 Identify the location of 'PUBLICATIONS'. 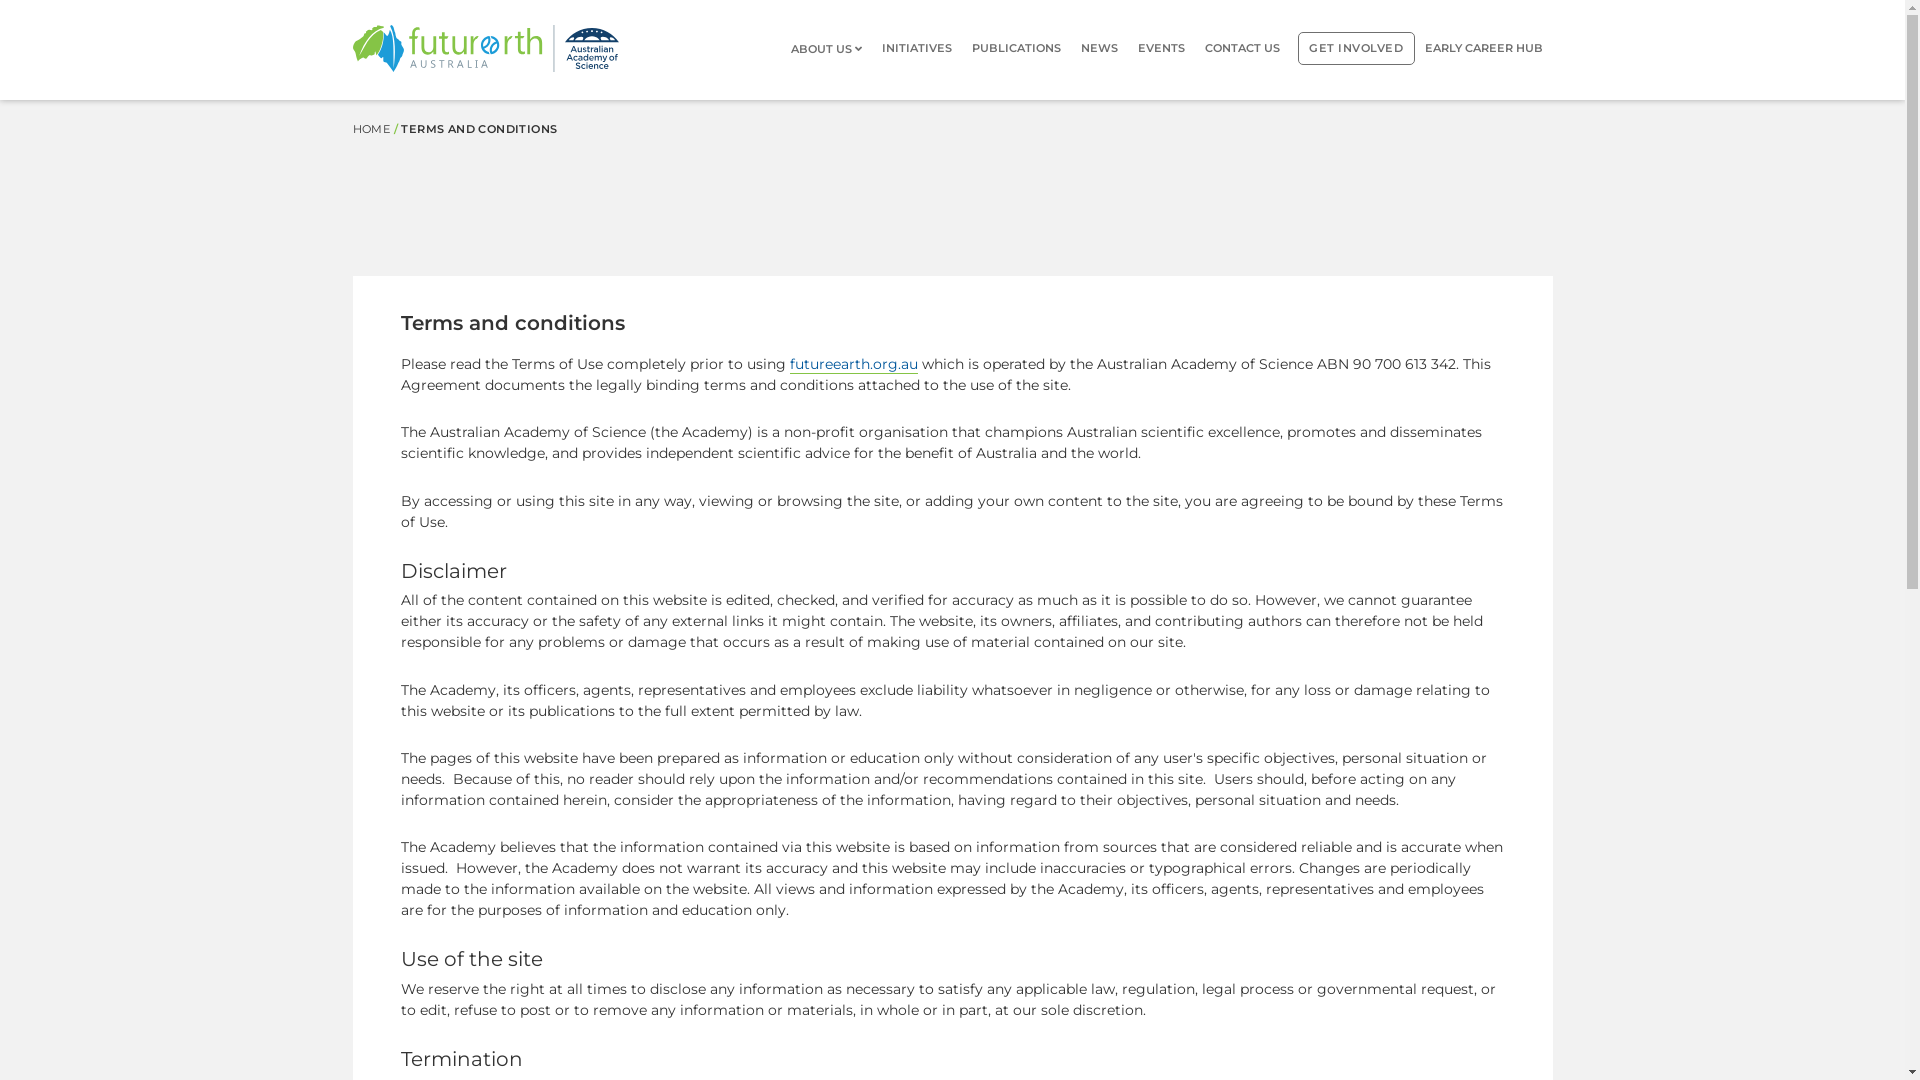
(1016, 47).